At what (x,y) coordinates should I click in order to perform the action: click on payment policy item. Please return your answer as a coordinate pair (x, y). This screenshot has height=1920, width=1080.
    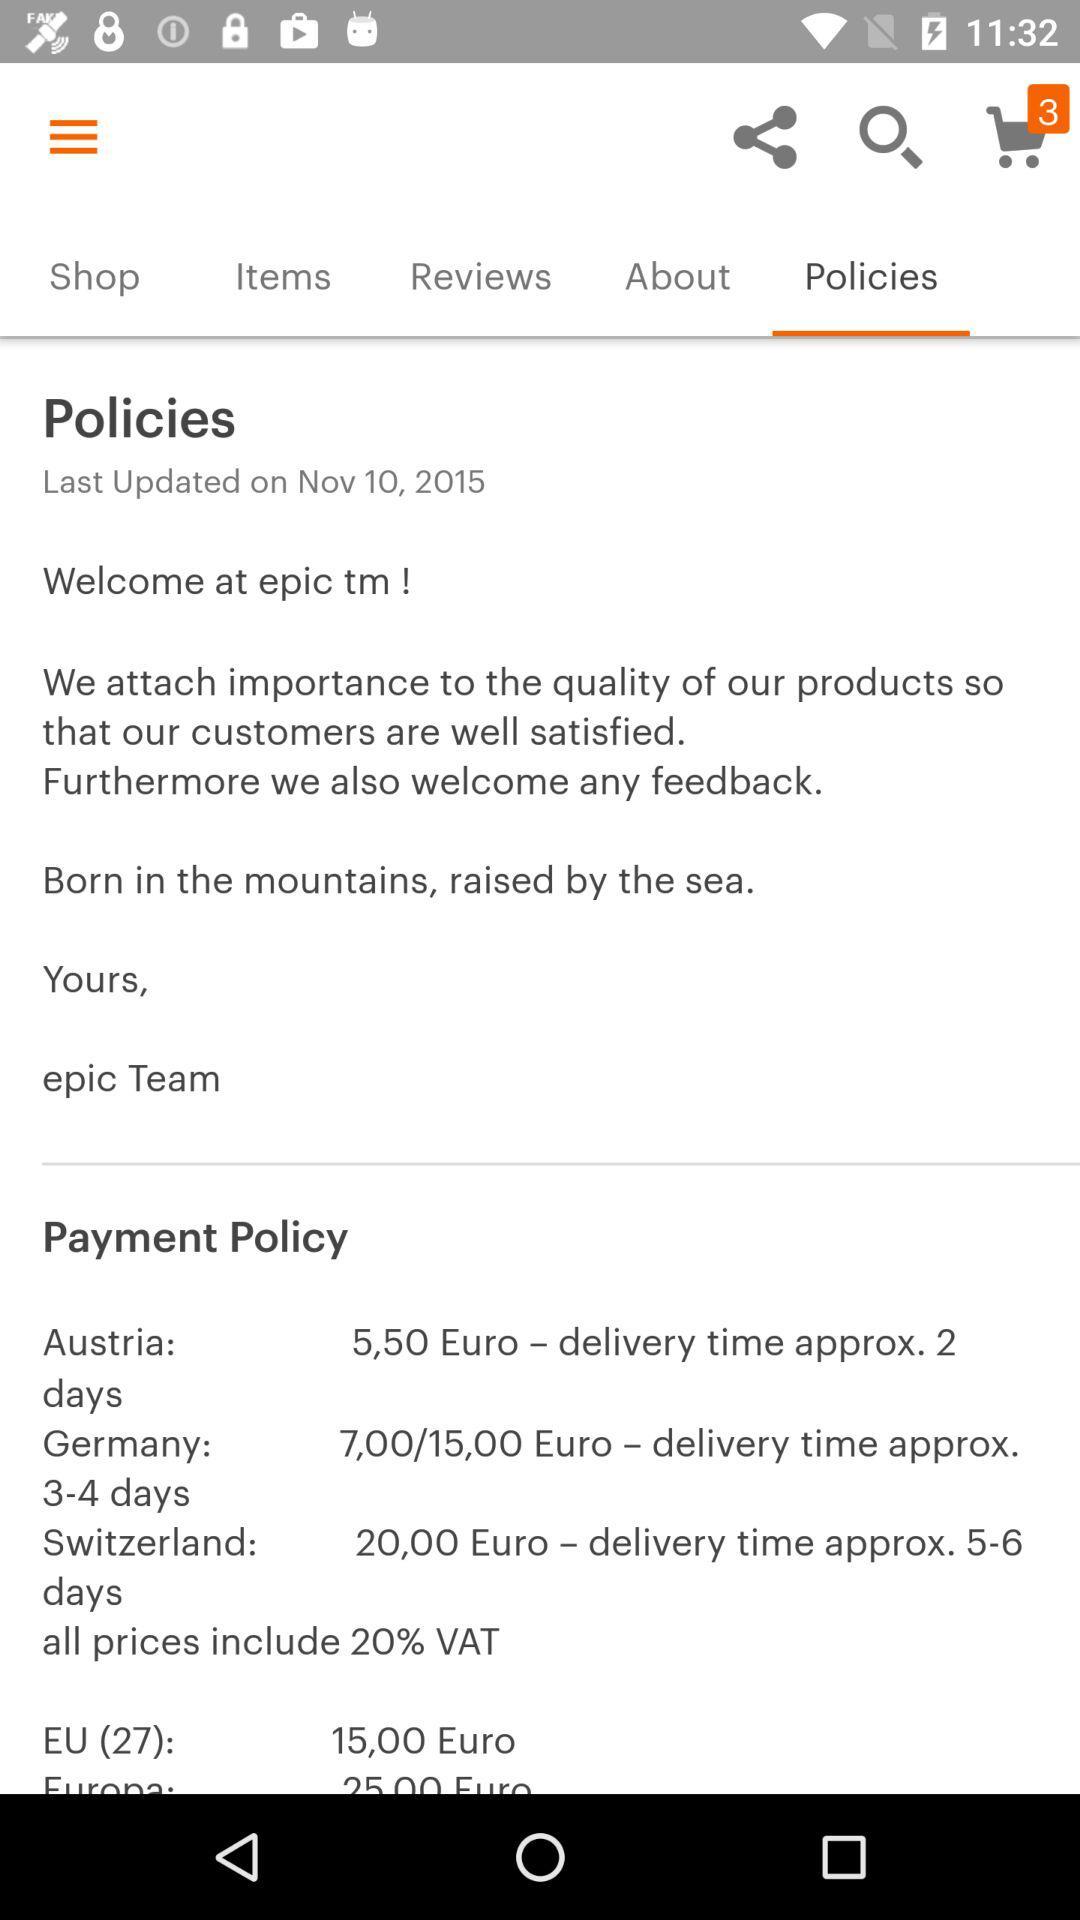
    Looking at the image, I should click on (540, 1232).